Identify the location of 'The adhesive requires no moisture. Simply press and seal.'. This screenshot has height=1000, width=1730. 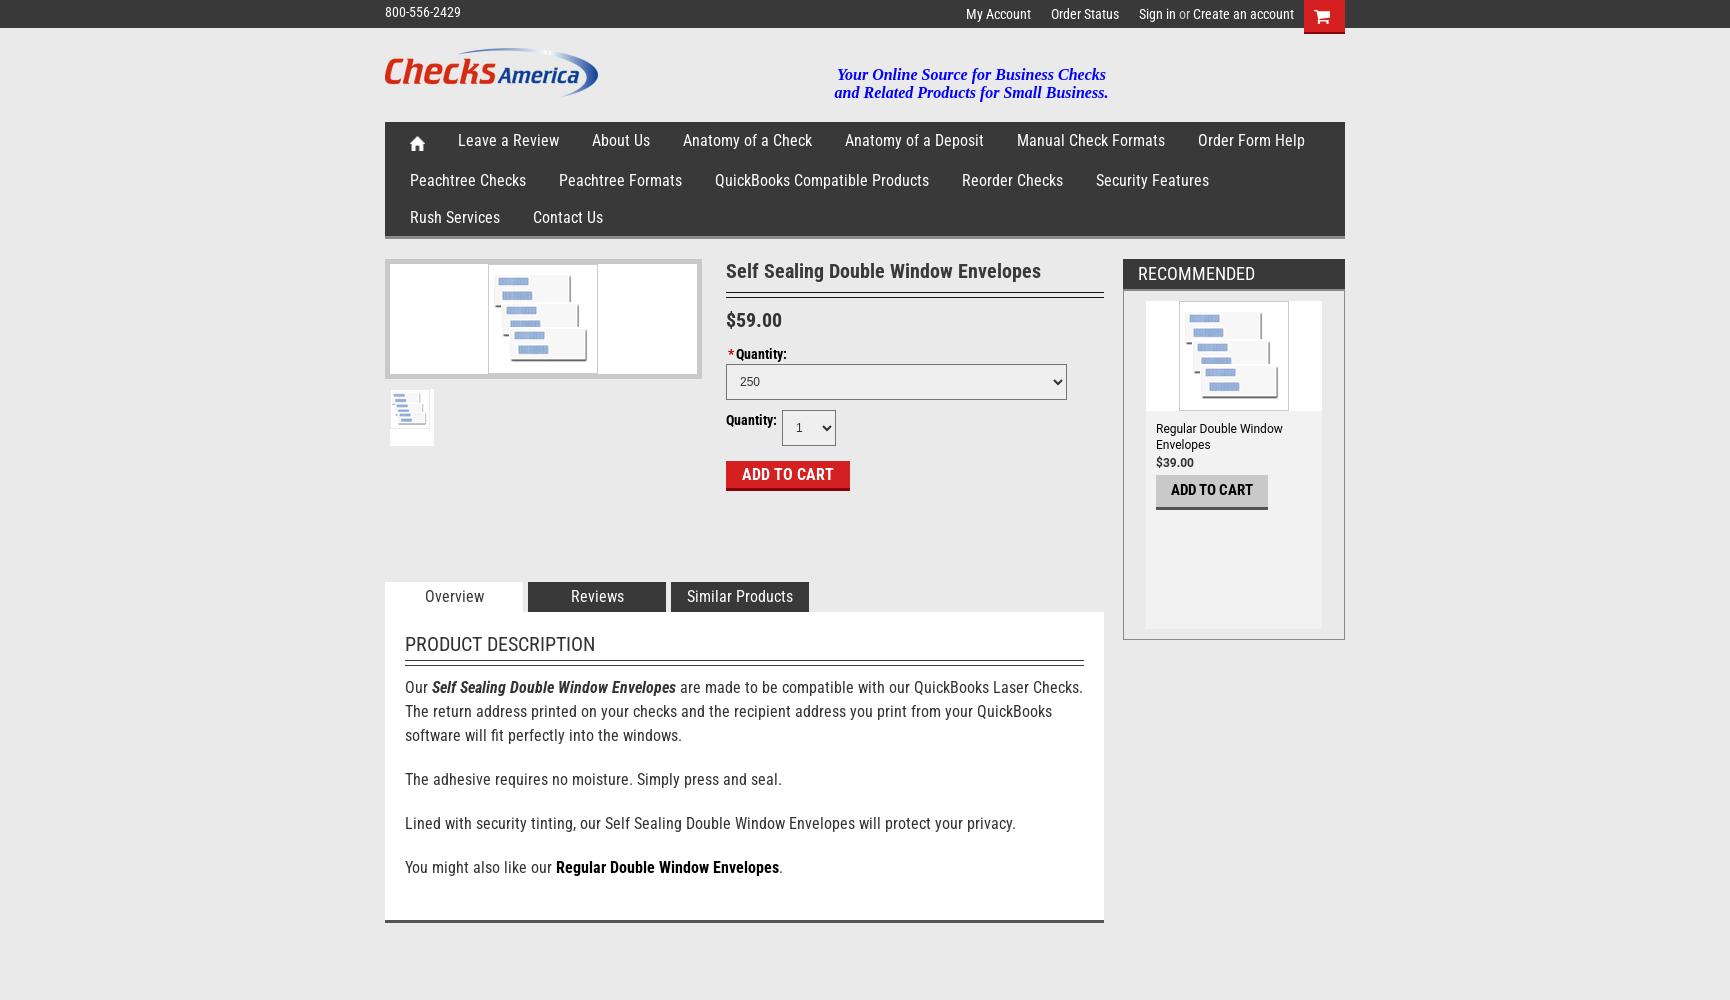
(593, 779).